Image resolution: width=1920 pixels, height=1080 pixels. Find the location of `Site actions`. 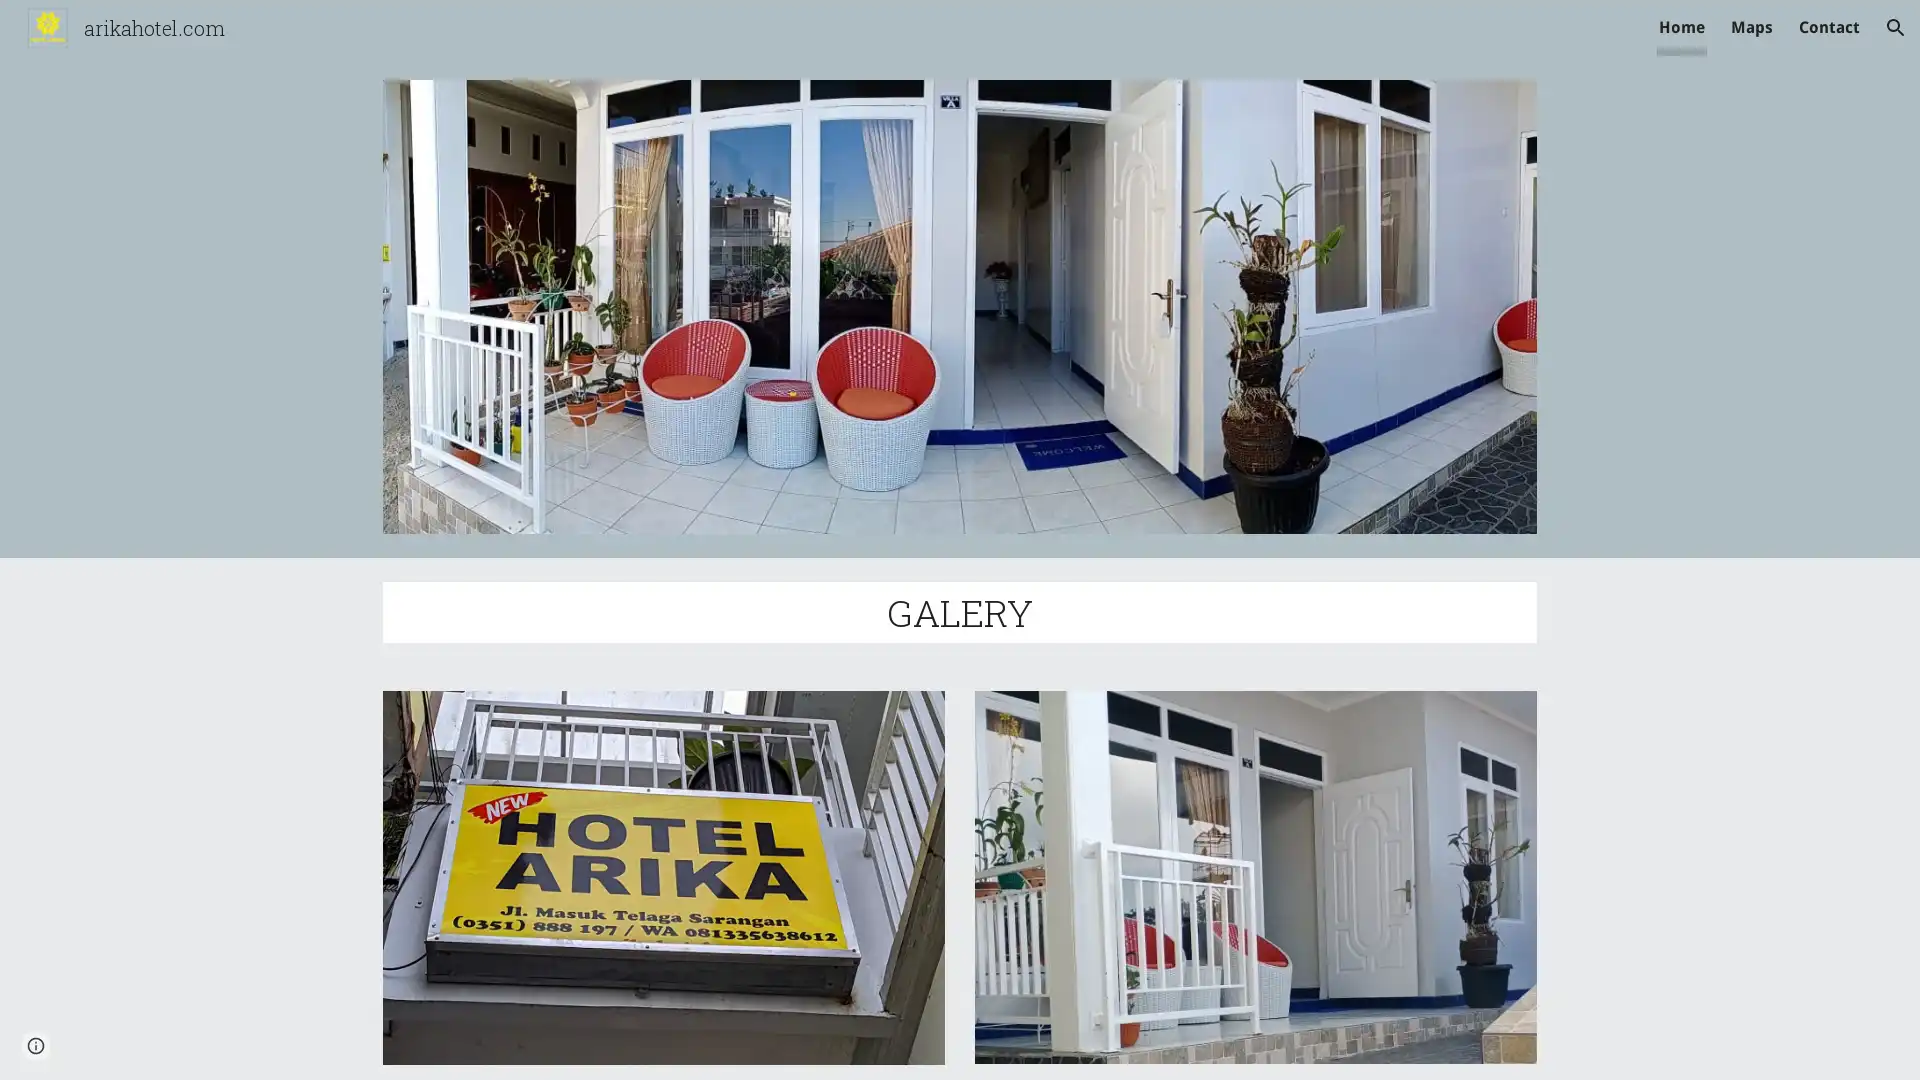

Site actions is located at coordinates (35, 1044).